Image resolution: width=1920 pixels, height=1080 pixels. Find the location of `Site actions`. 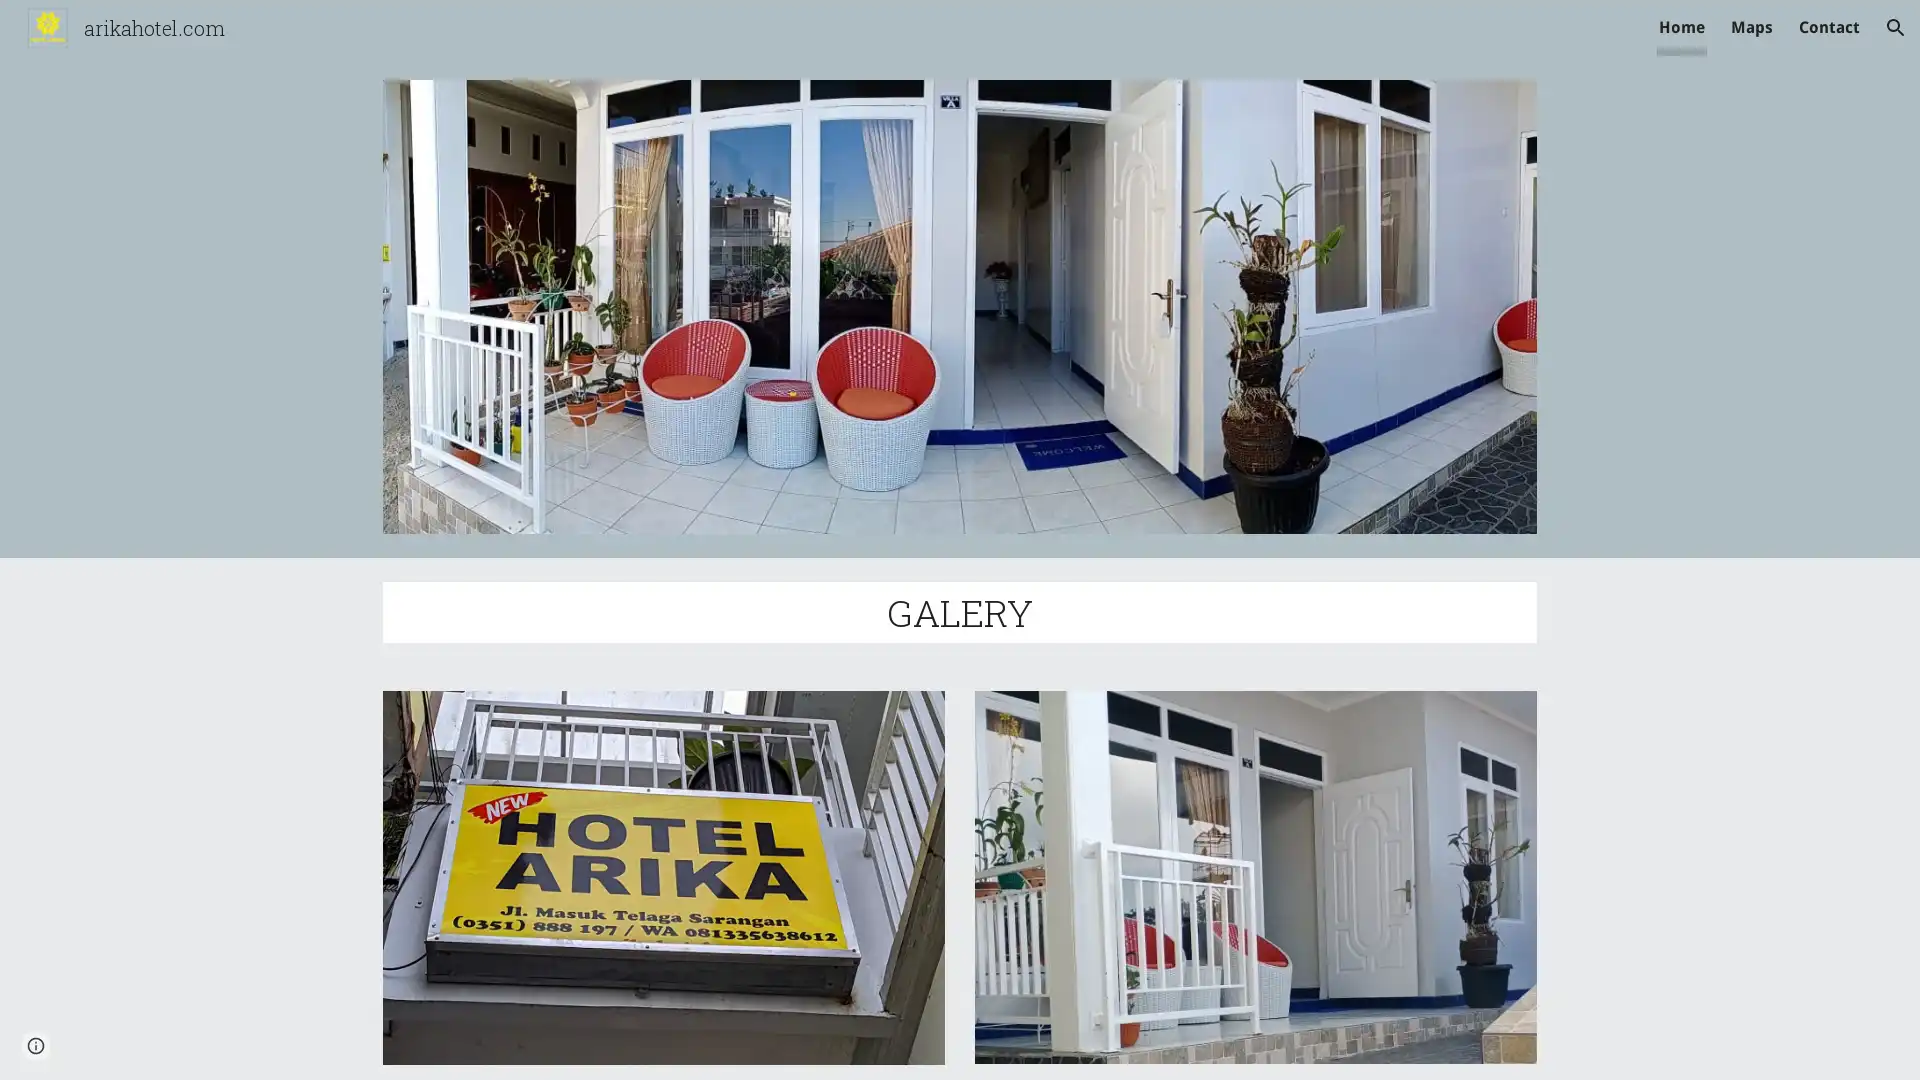

Site actions is located at coordinates (35, 1044).